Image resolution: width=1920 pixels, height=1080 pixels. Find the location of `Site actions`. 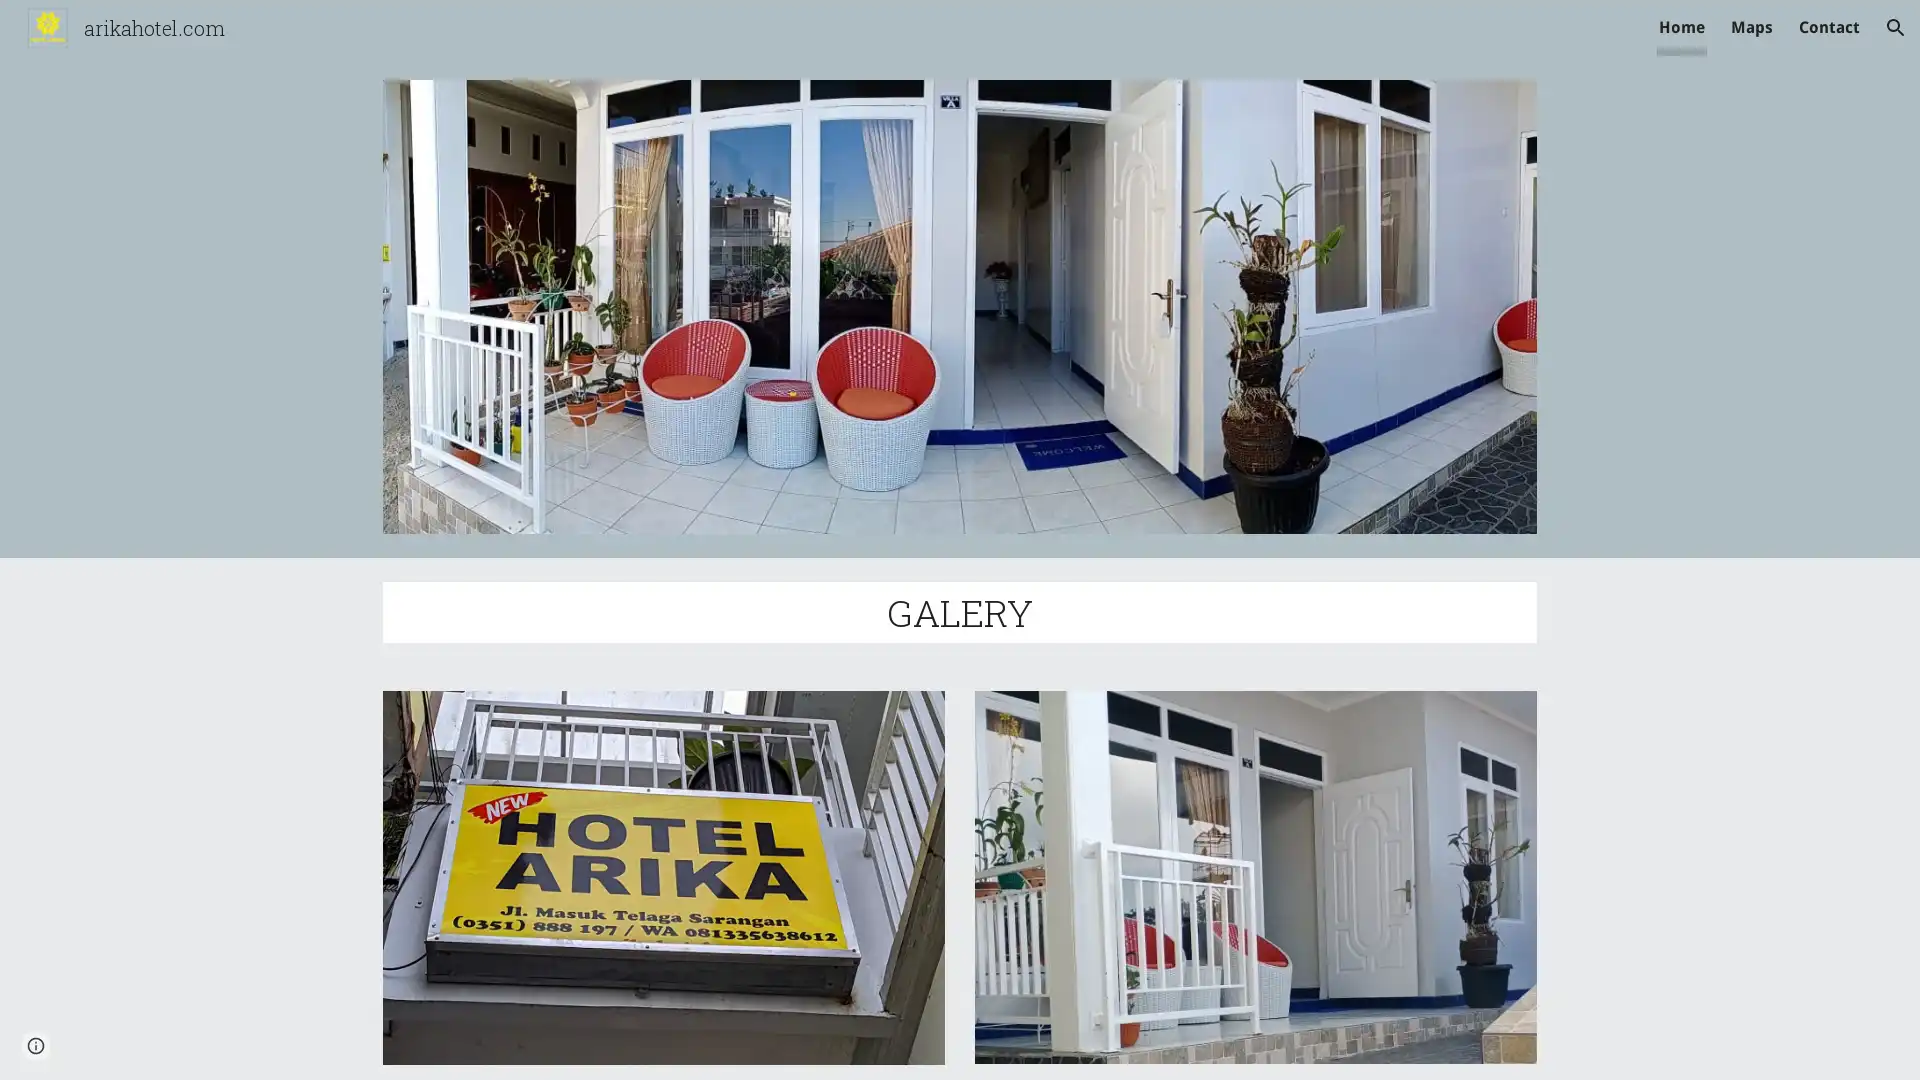

Site actions is located at coordinates (35, 1044).